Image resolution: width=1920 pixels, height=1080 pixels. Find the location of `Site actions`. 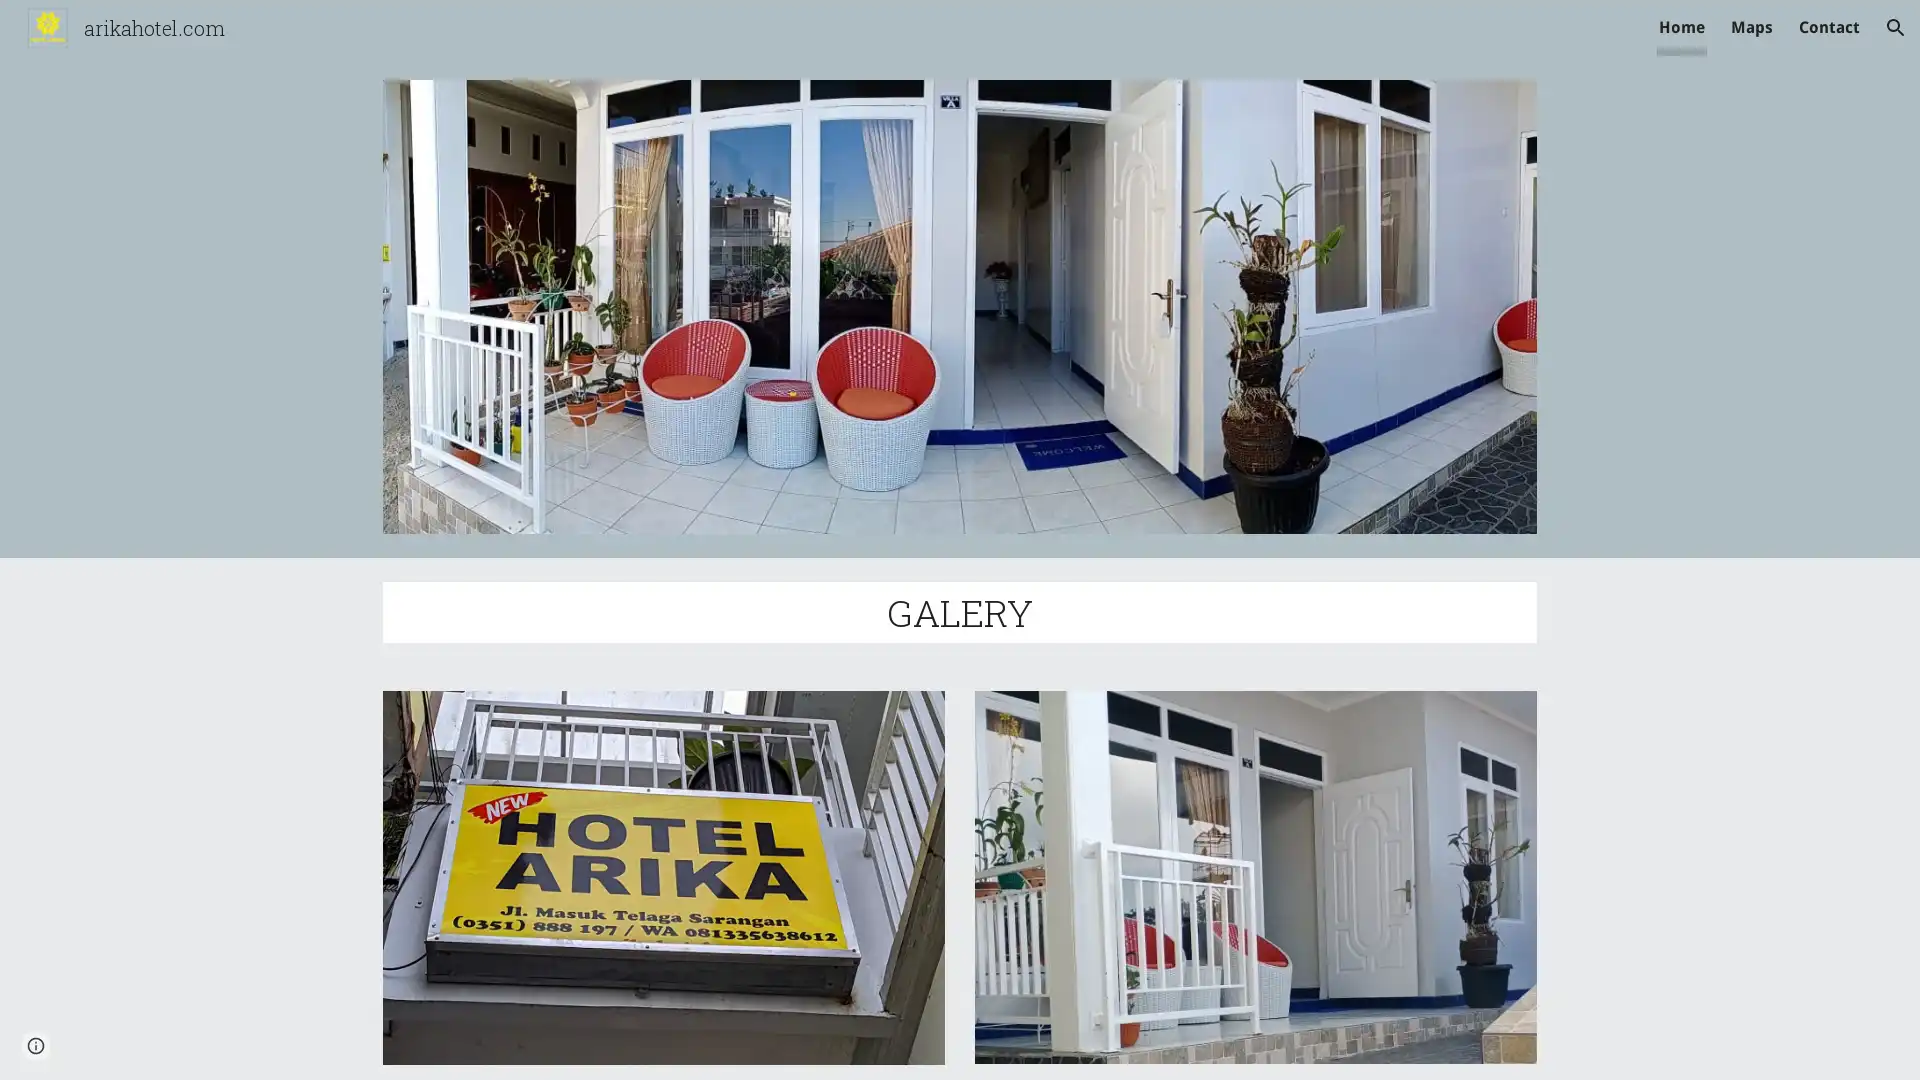

Site actions is located at coordinates (35, 1044).